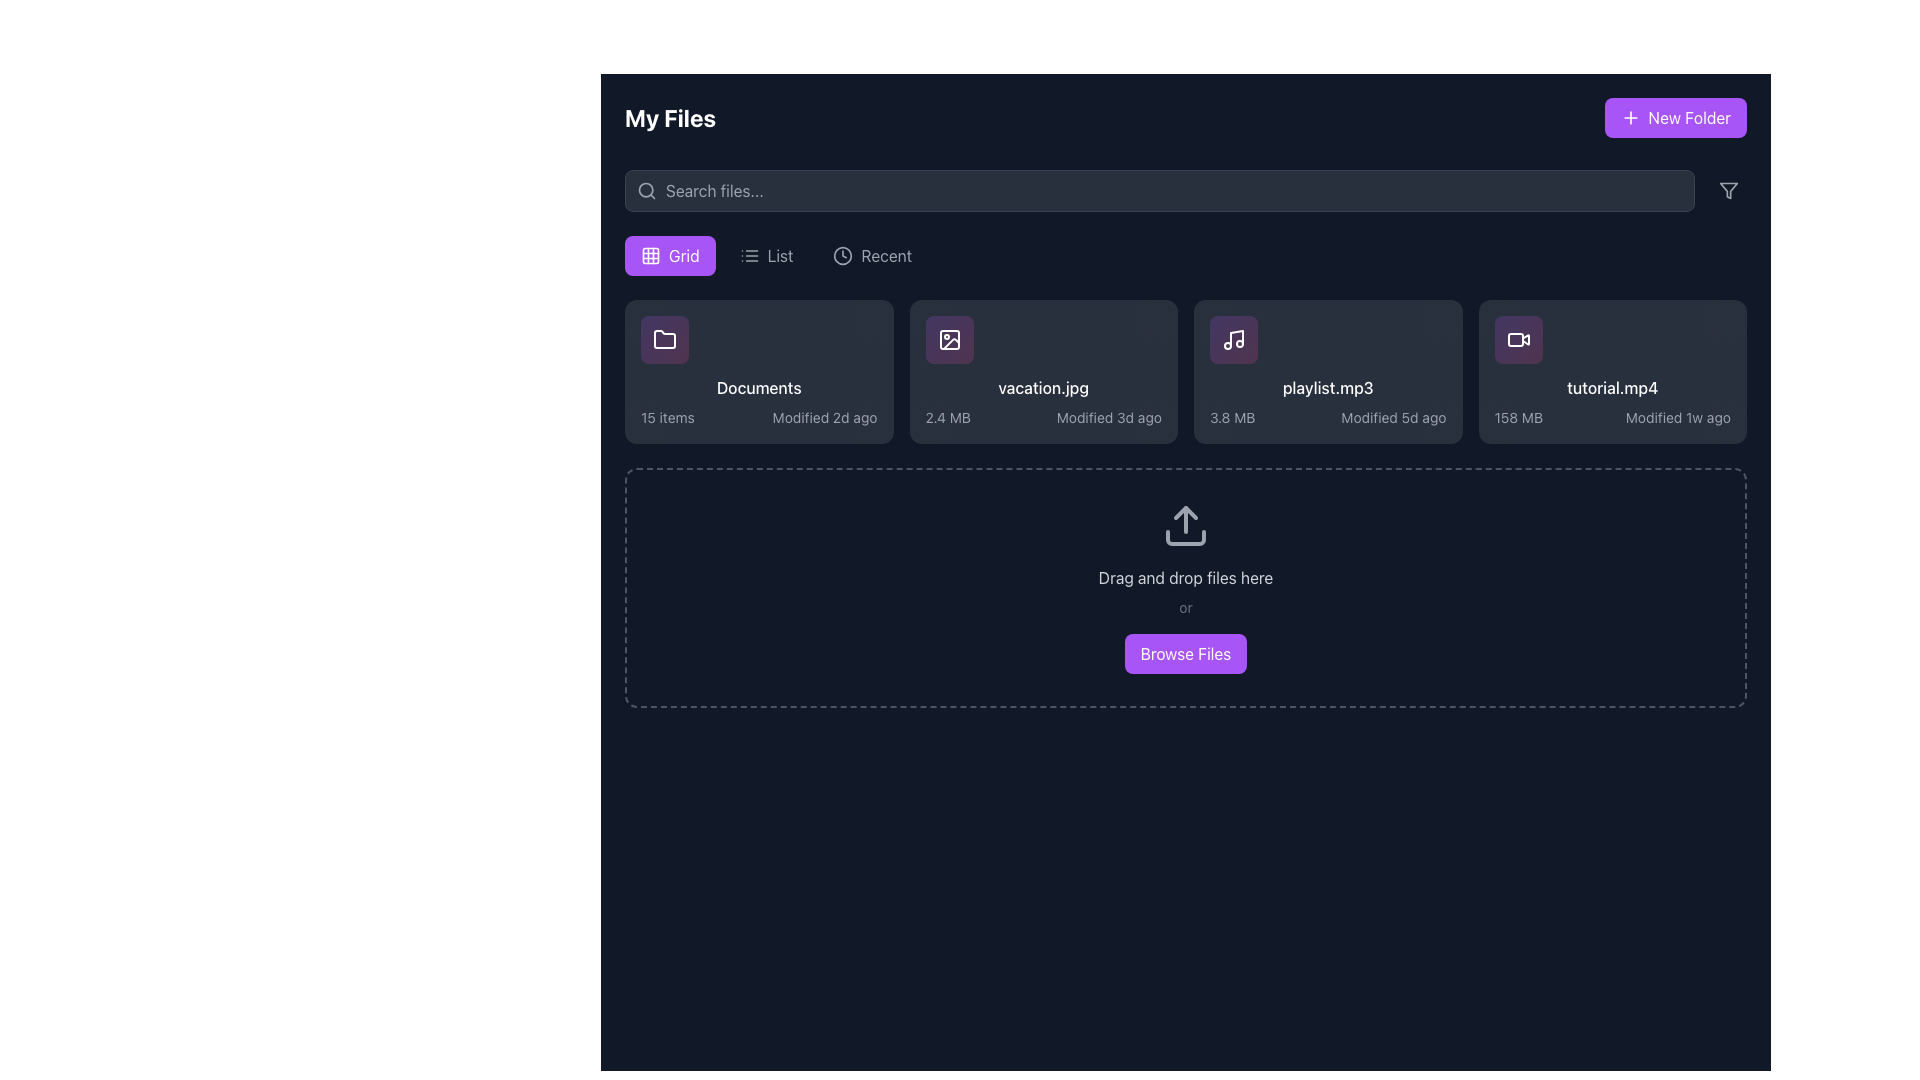  What do you see at coordinates (779, 254) in the screenshot?
I see `the 'List' text label located in the horizontal navigation bar` at bounding box center [779, 254].